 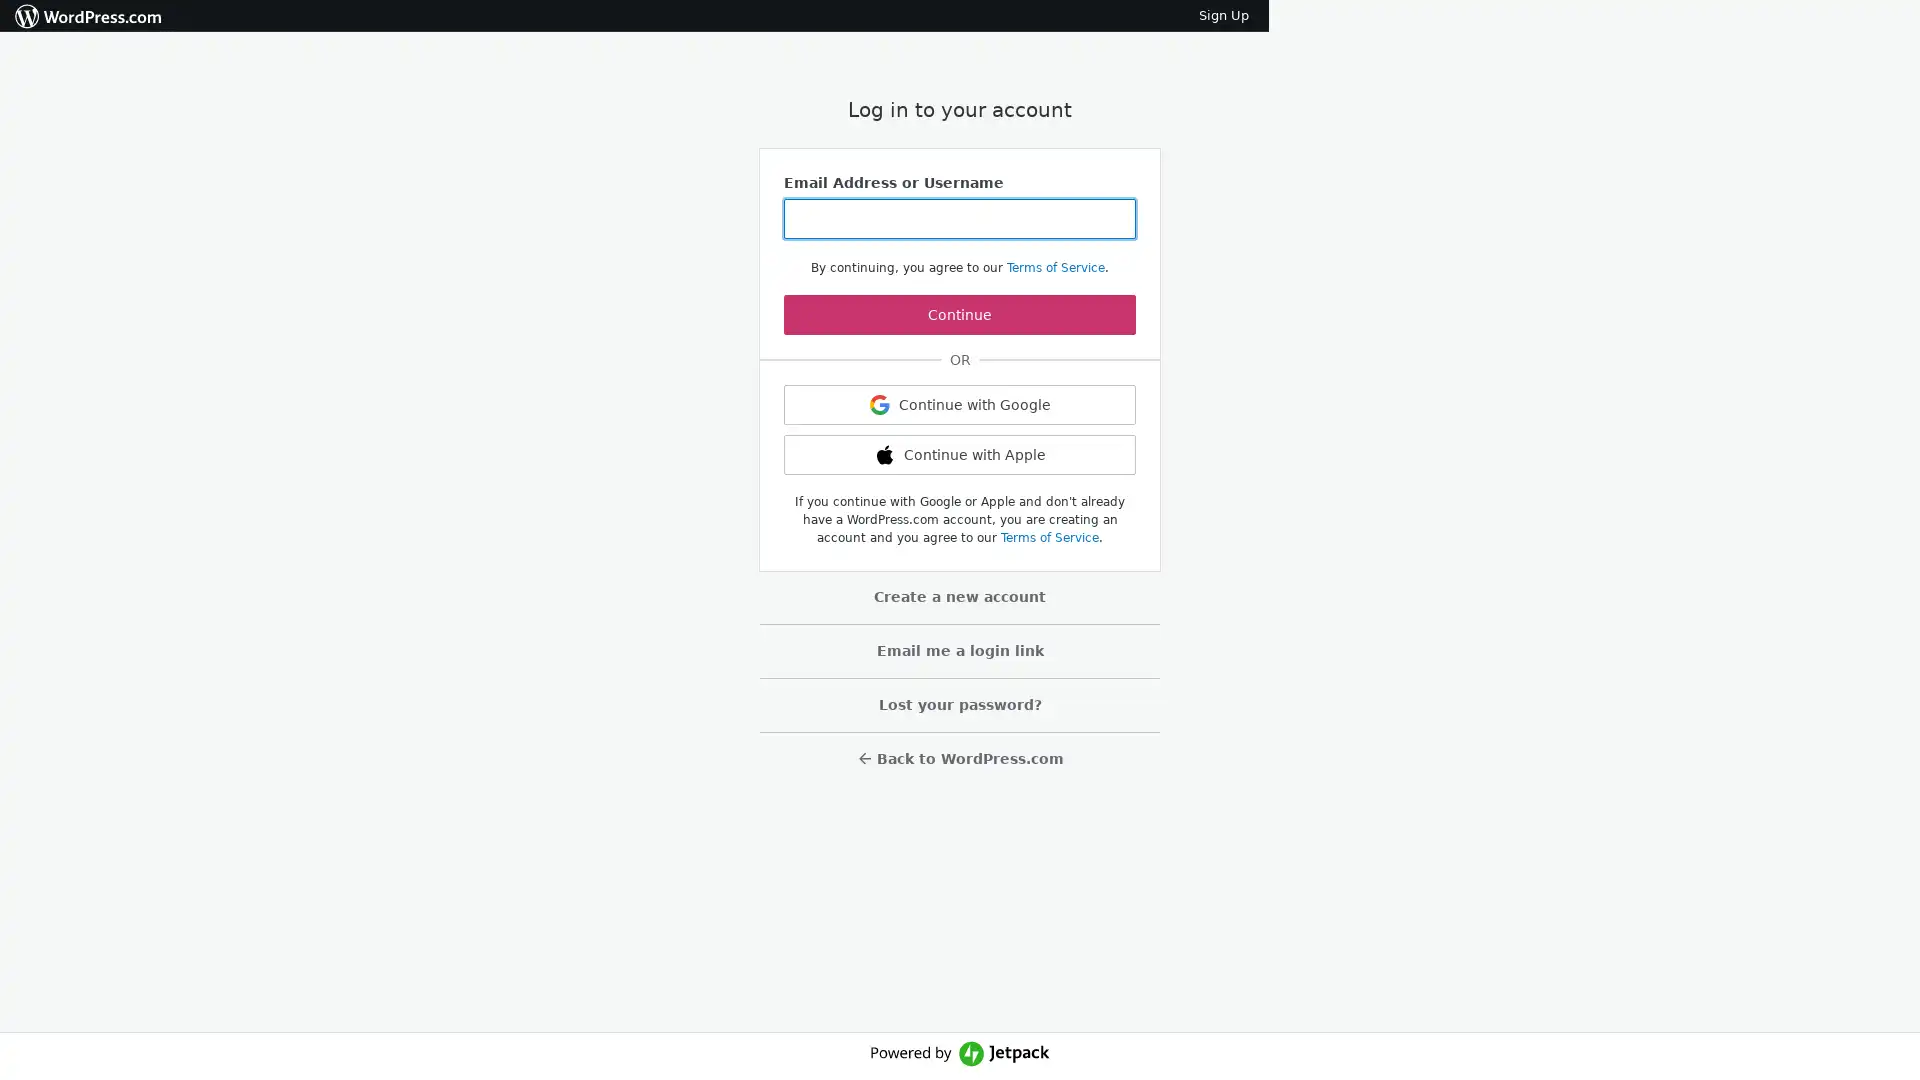 What do you see at coordinates (960, 455) in the screenshot?
I see `Continue with Apple` at bounding box center [960, 455].